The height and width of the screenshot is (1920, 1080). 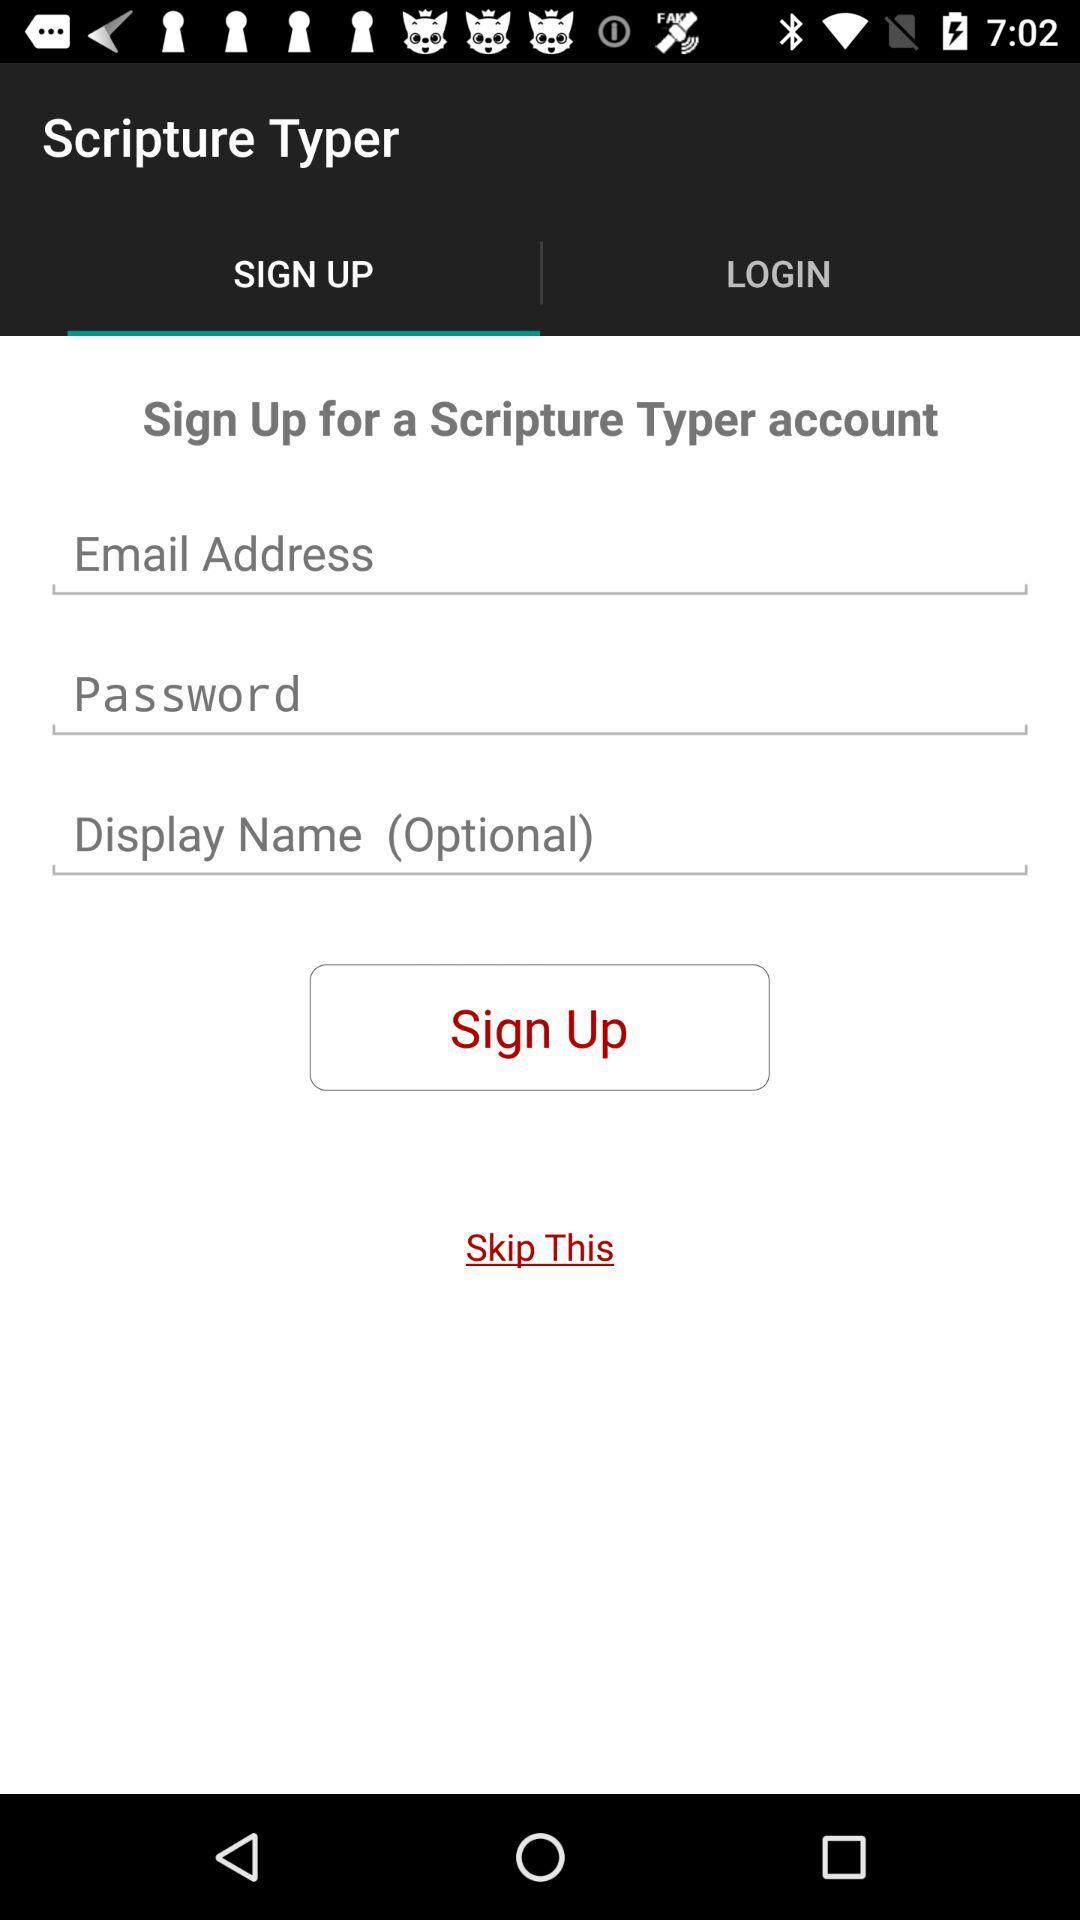 I want to click on name, so click(x=540, y=834).